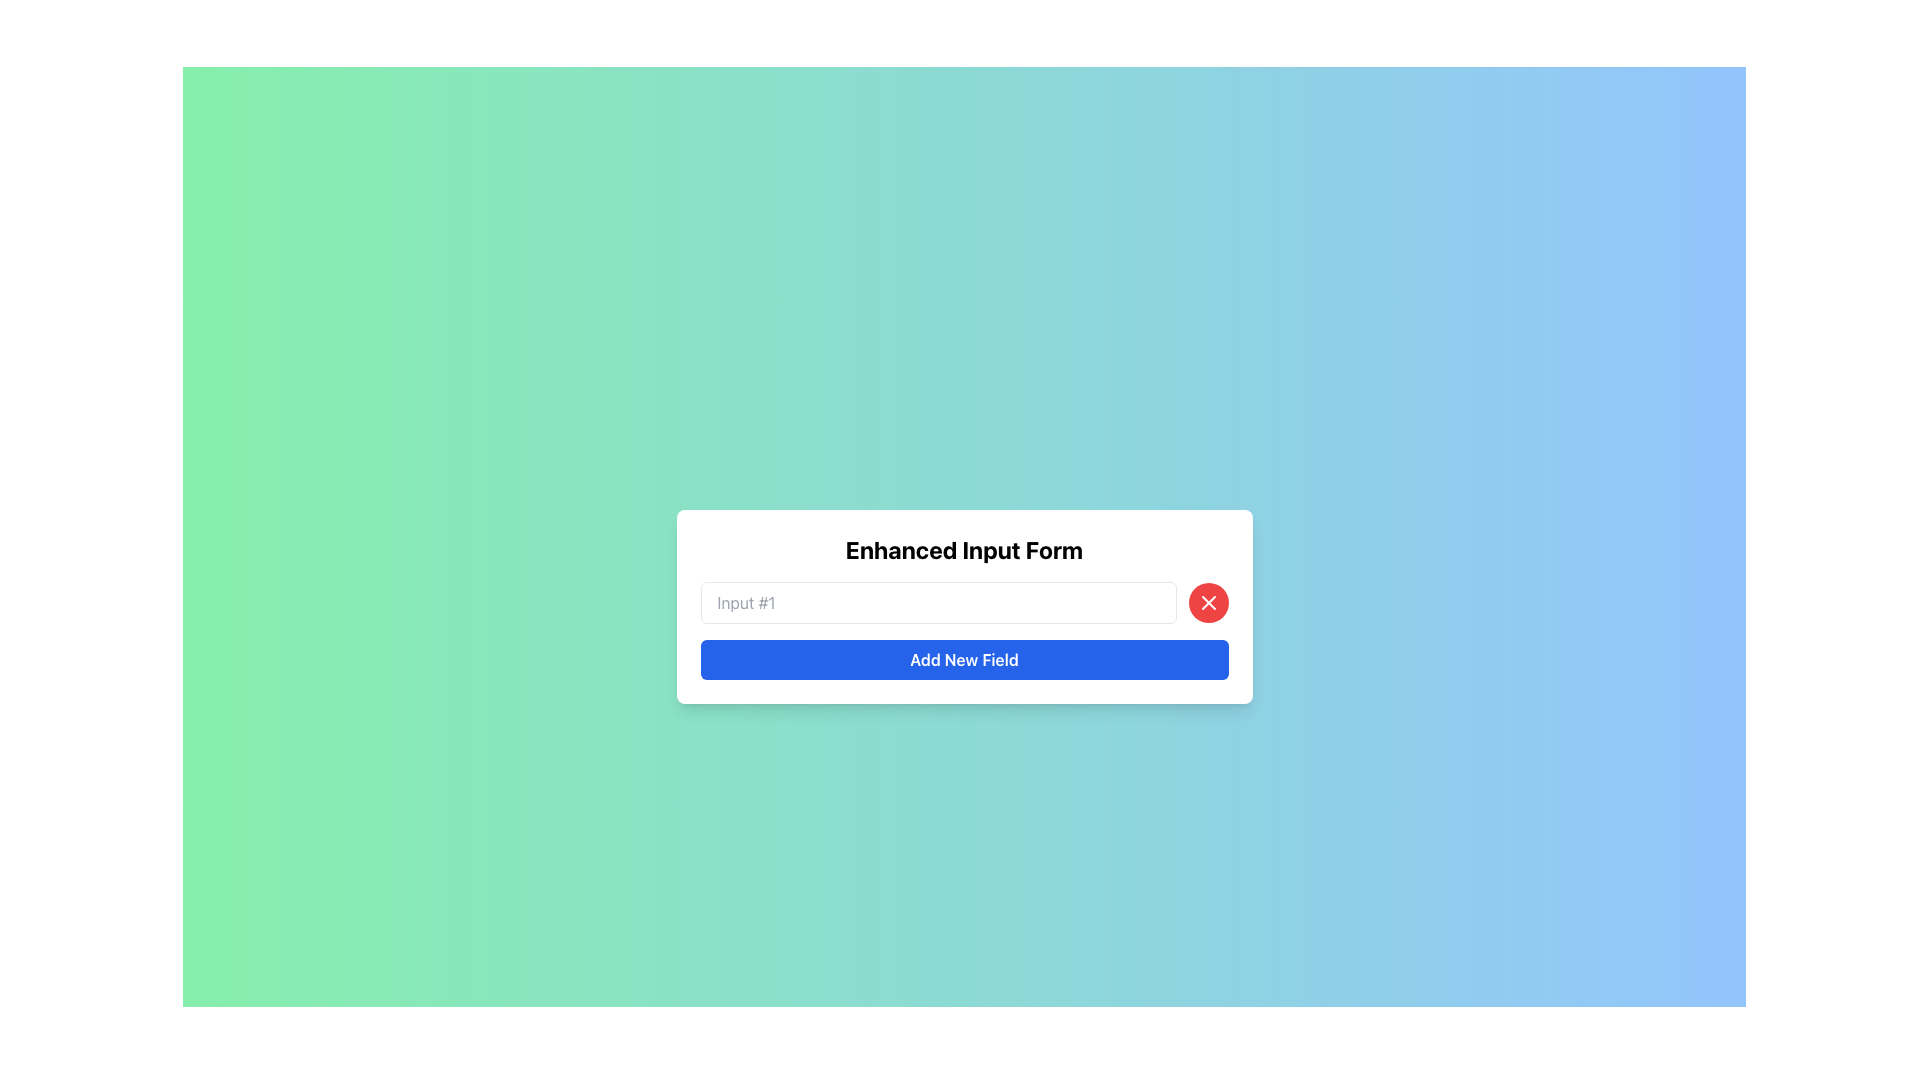  I want to click on the 'Add Input Field' button located at the bottom of the 'Enhanced Input Form' card to change its background color, so click(964, 659).